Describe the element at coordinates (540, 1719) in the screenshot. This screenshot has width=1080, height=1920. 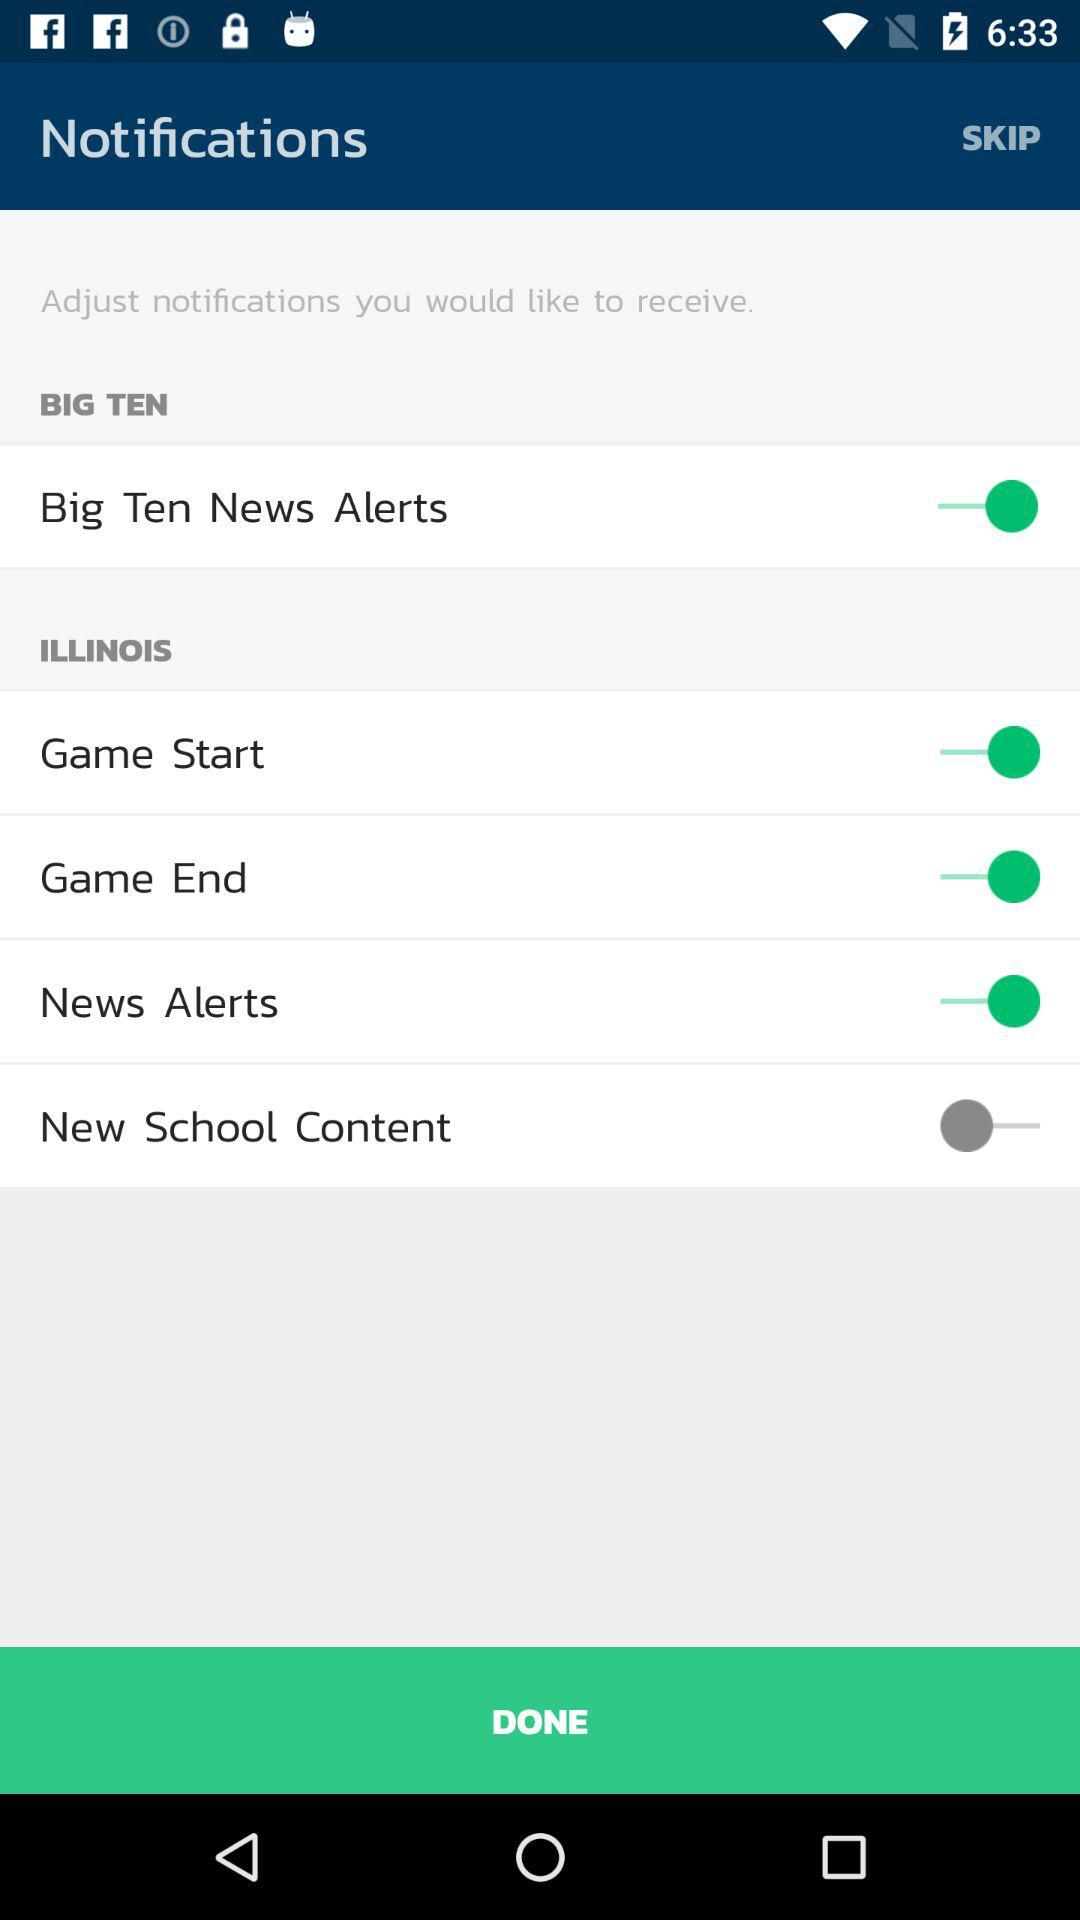
I see `the done icon` at that location.